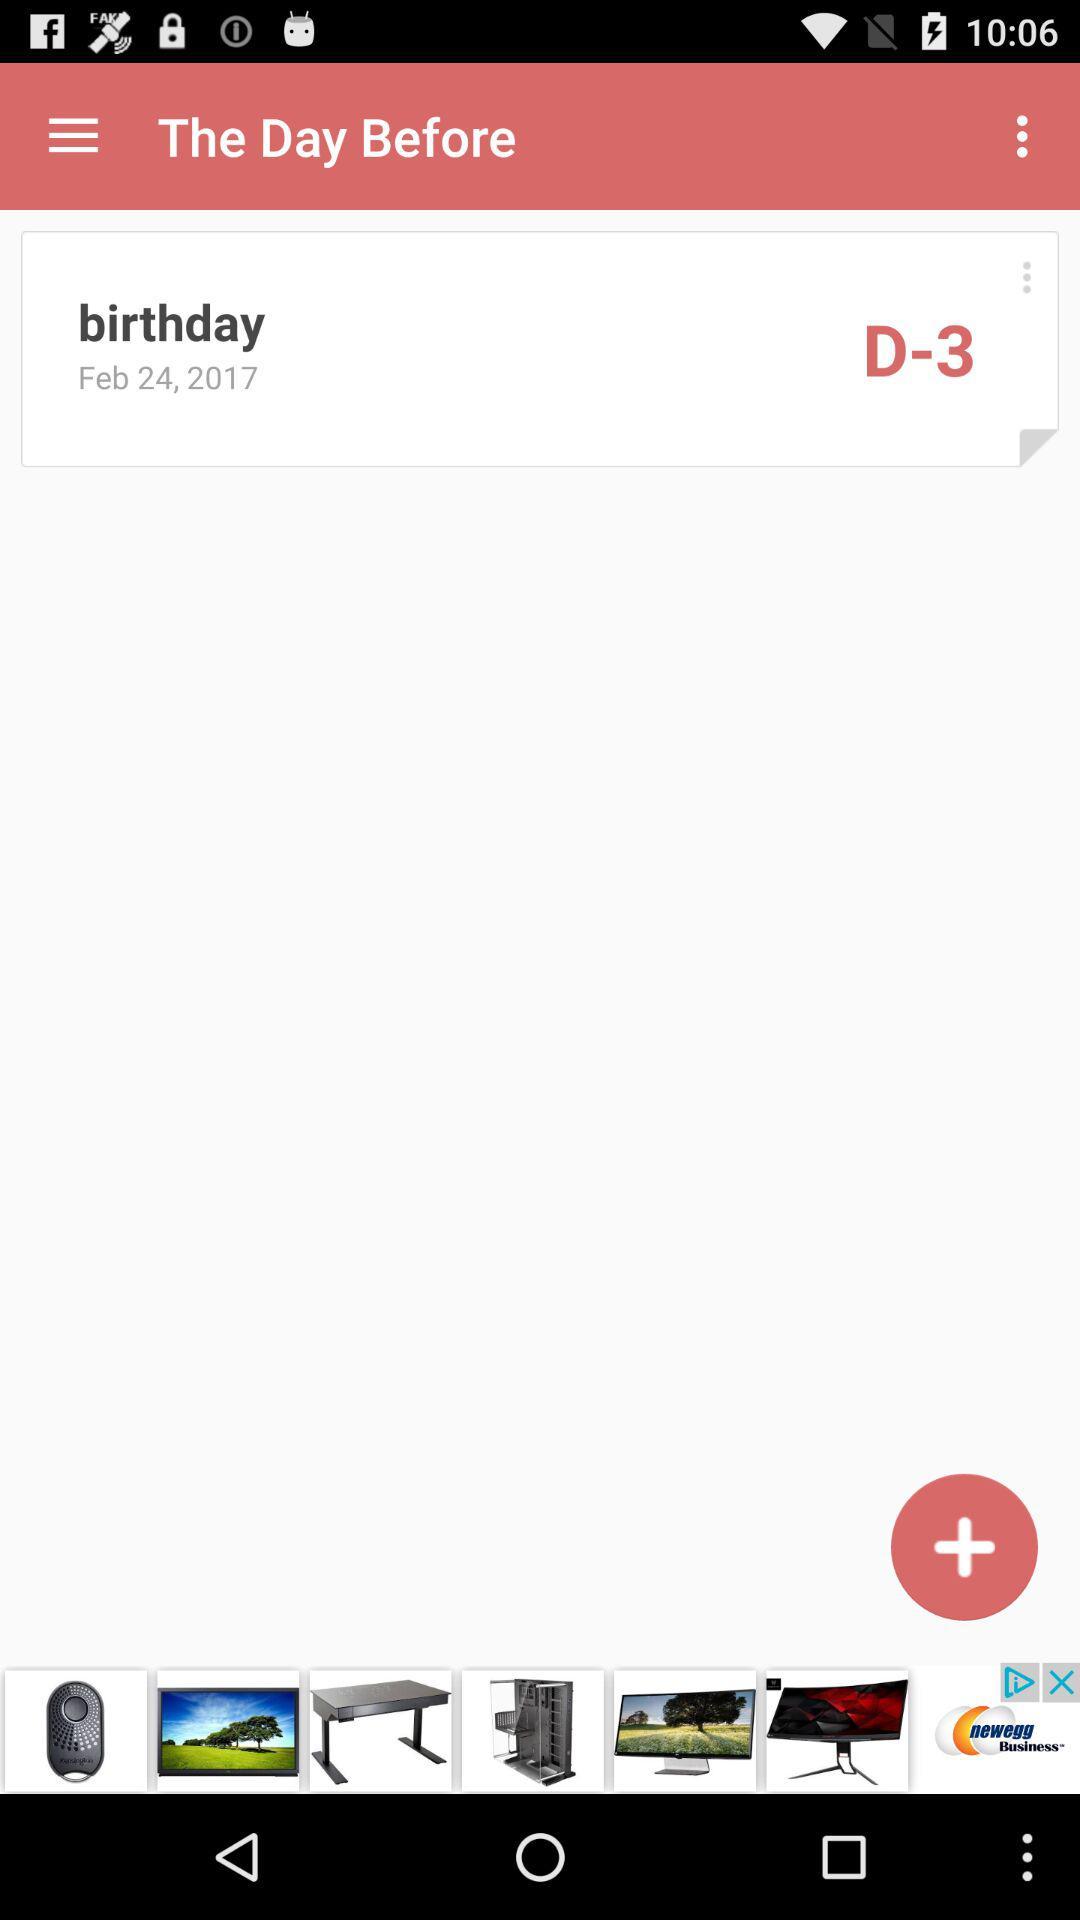 The height and width of the screenshot is (1920, 1080). What do you see at coordinates (540, 1727) in the screenshot?
I see `visit advertised site` at bounding box center [540, 1727].